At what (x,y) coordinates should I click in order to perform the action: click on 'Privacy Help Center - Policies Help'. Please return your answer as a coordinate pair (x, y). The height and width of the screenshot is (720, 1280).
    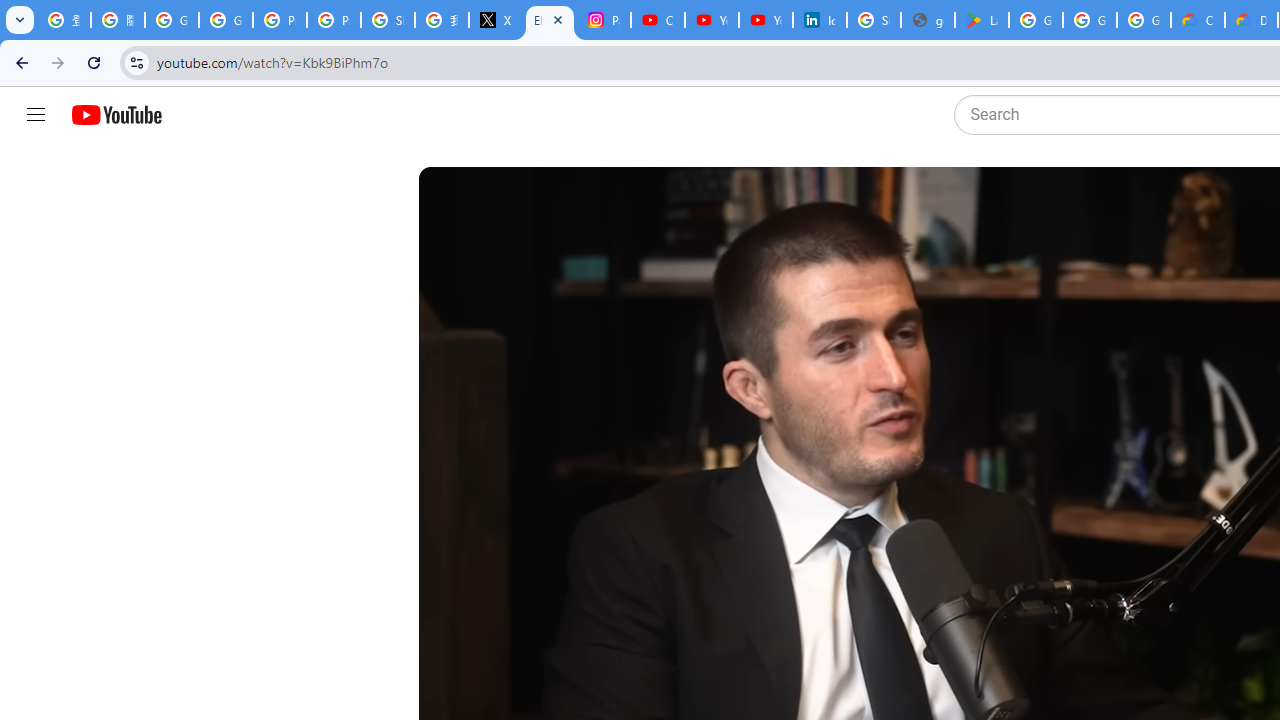
    Looking at the image, I should click on (334, 20).